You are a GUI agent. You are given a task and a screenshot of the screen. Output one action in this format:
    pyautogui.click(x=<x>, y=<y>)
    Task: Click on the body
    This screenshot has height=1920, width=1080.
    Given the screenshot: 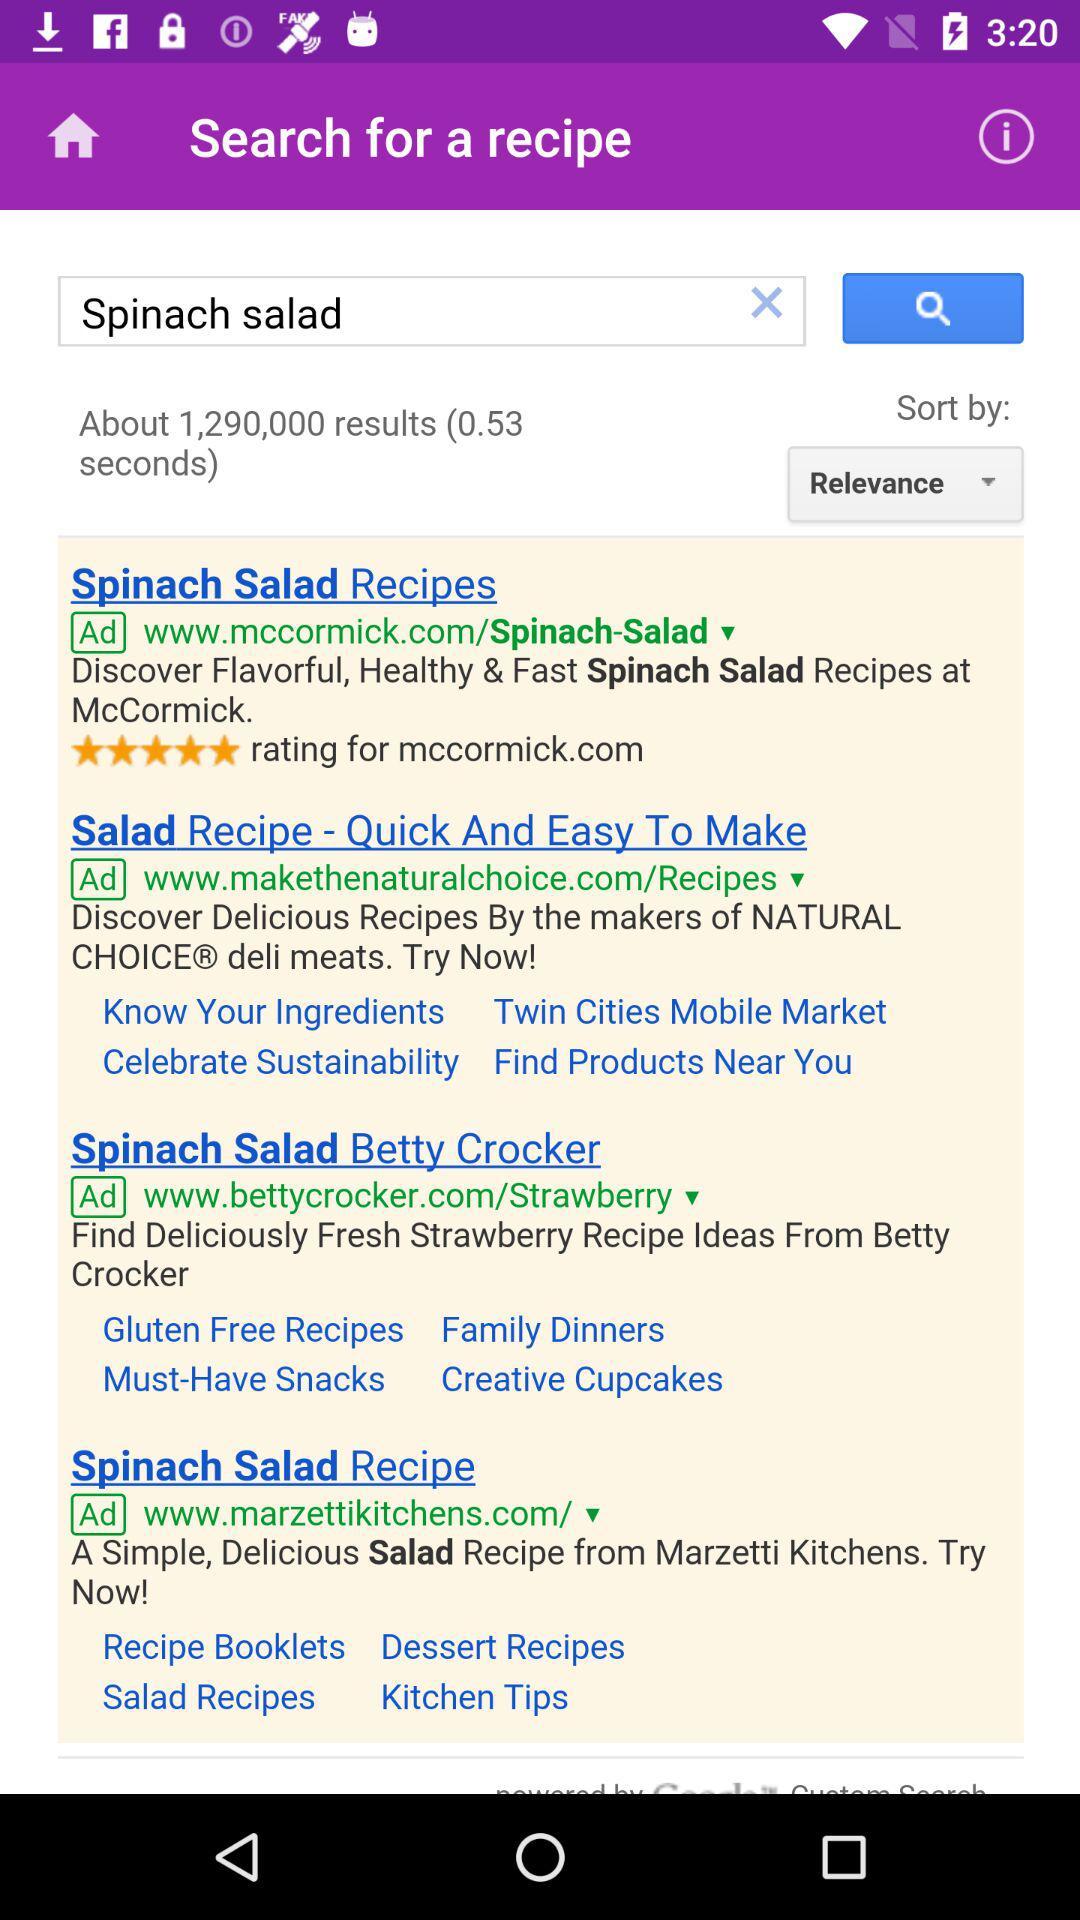 What is the action you would take?
    pyautogui.click(x=540, y=1002)
    